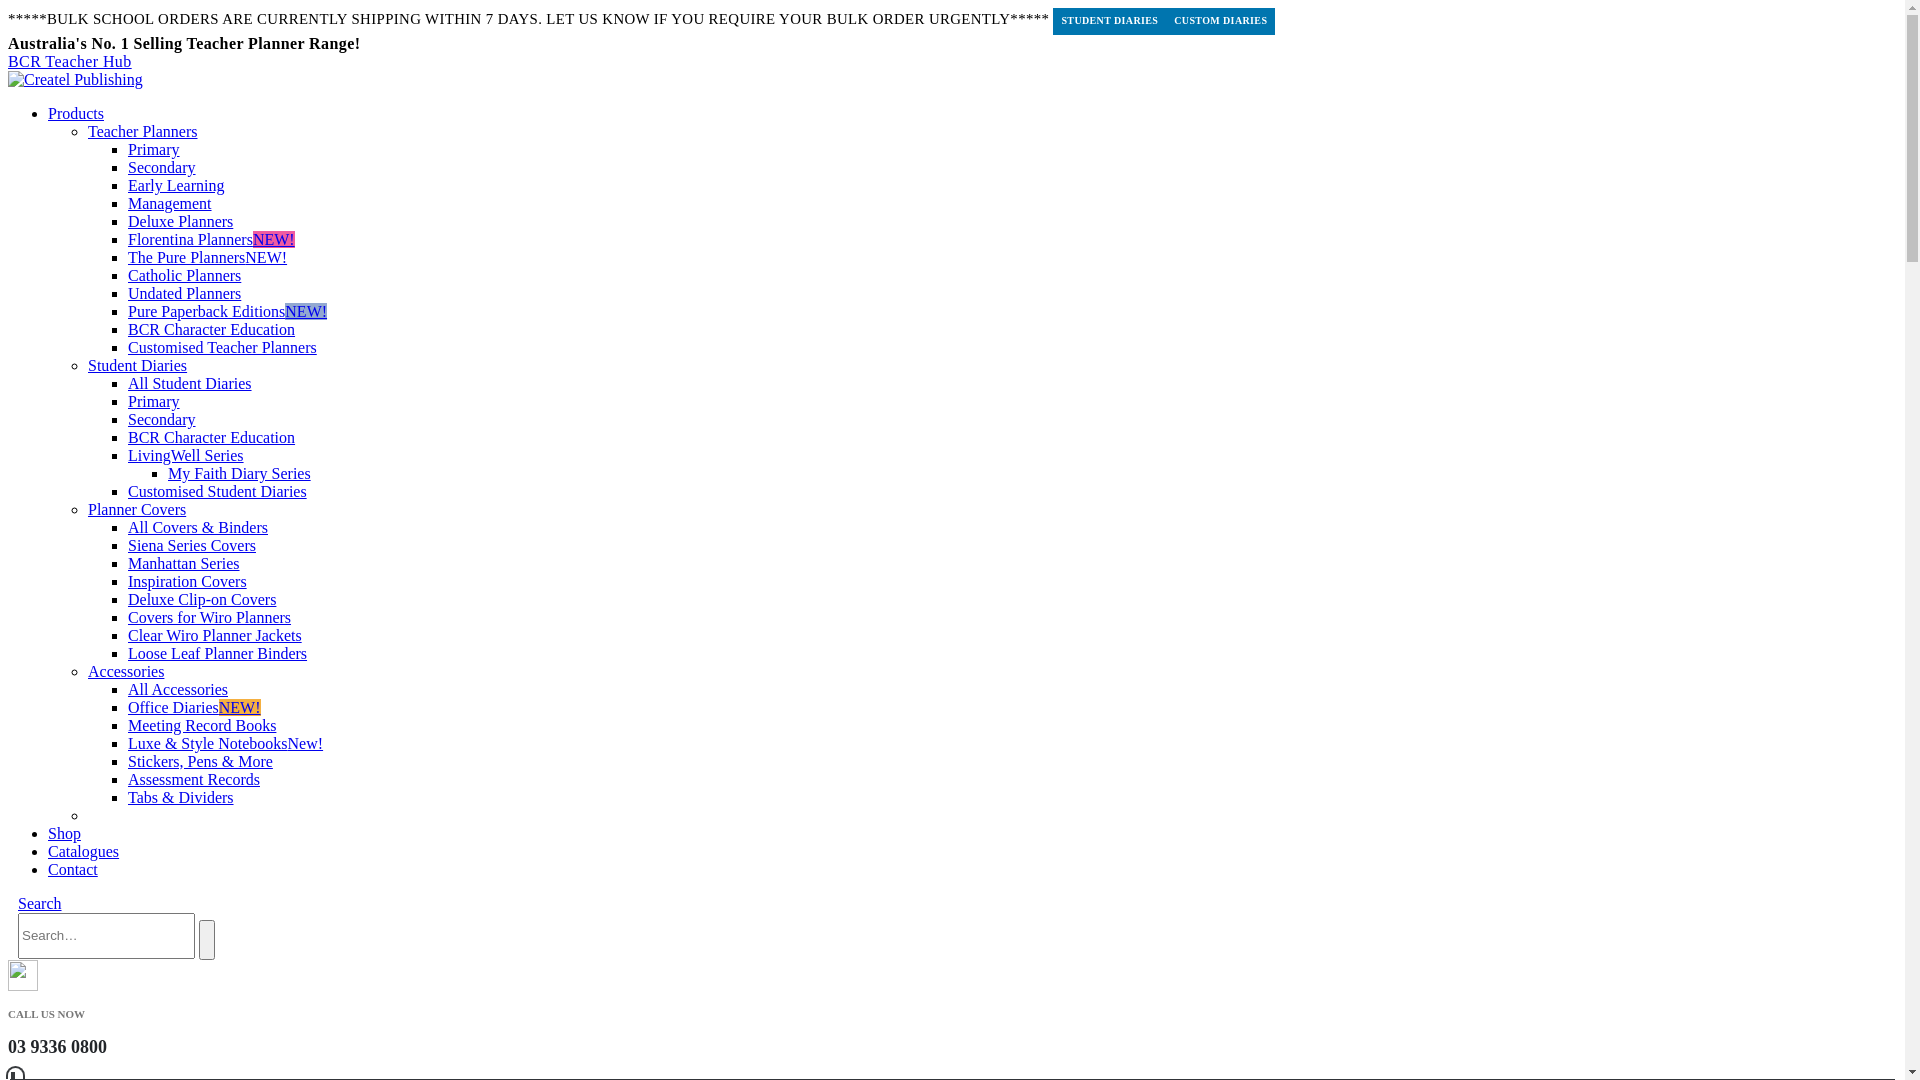 This screenshot has width=1920, height=1080. What do you see at coordinates (136, 508) in the screenshot?
I see `'Planner Covers'` at bounding box center [136, 508].